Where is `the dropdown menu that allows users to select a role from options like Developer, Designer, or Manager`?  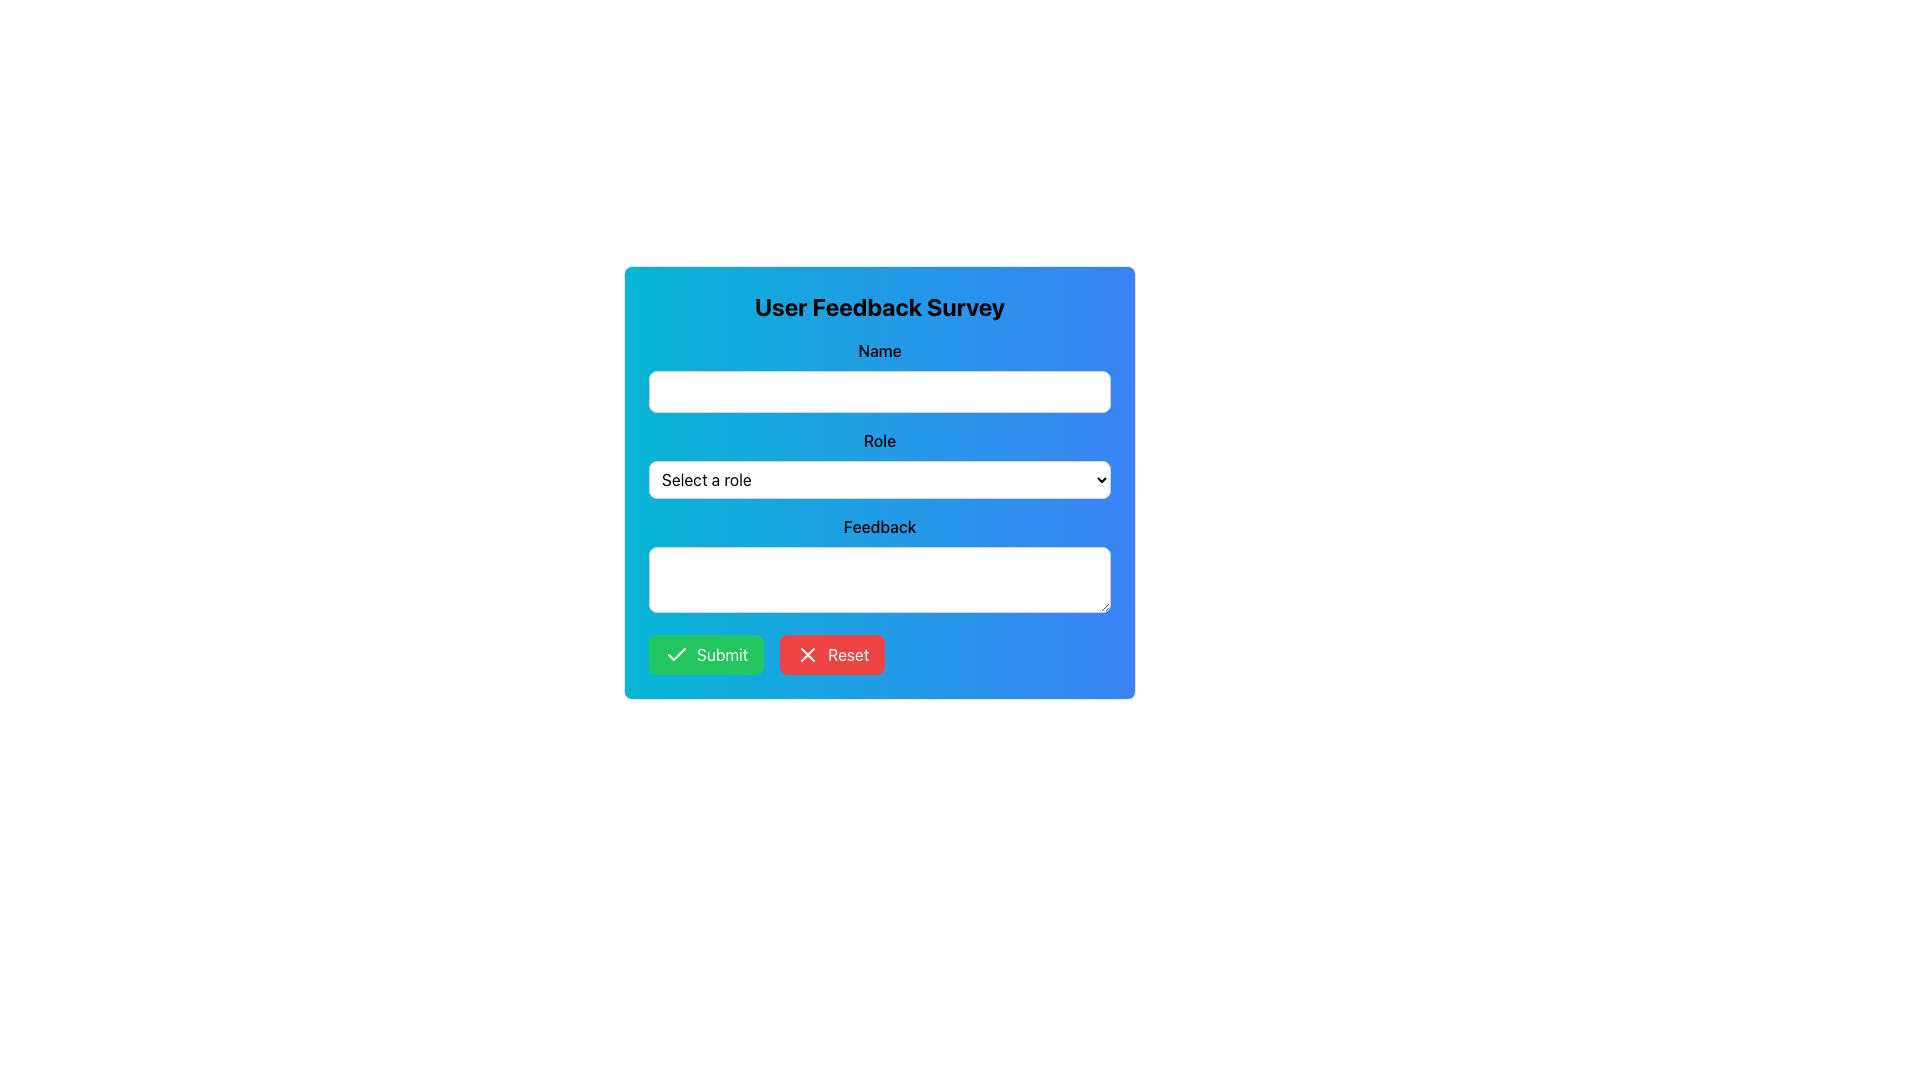 the dropdown menu that allows users to select a role from options like Developer, Designer, or Manager is located at coordinates (879, 463).